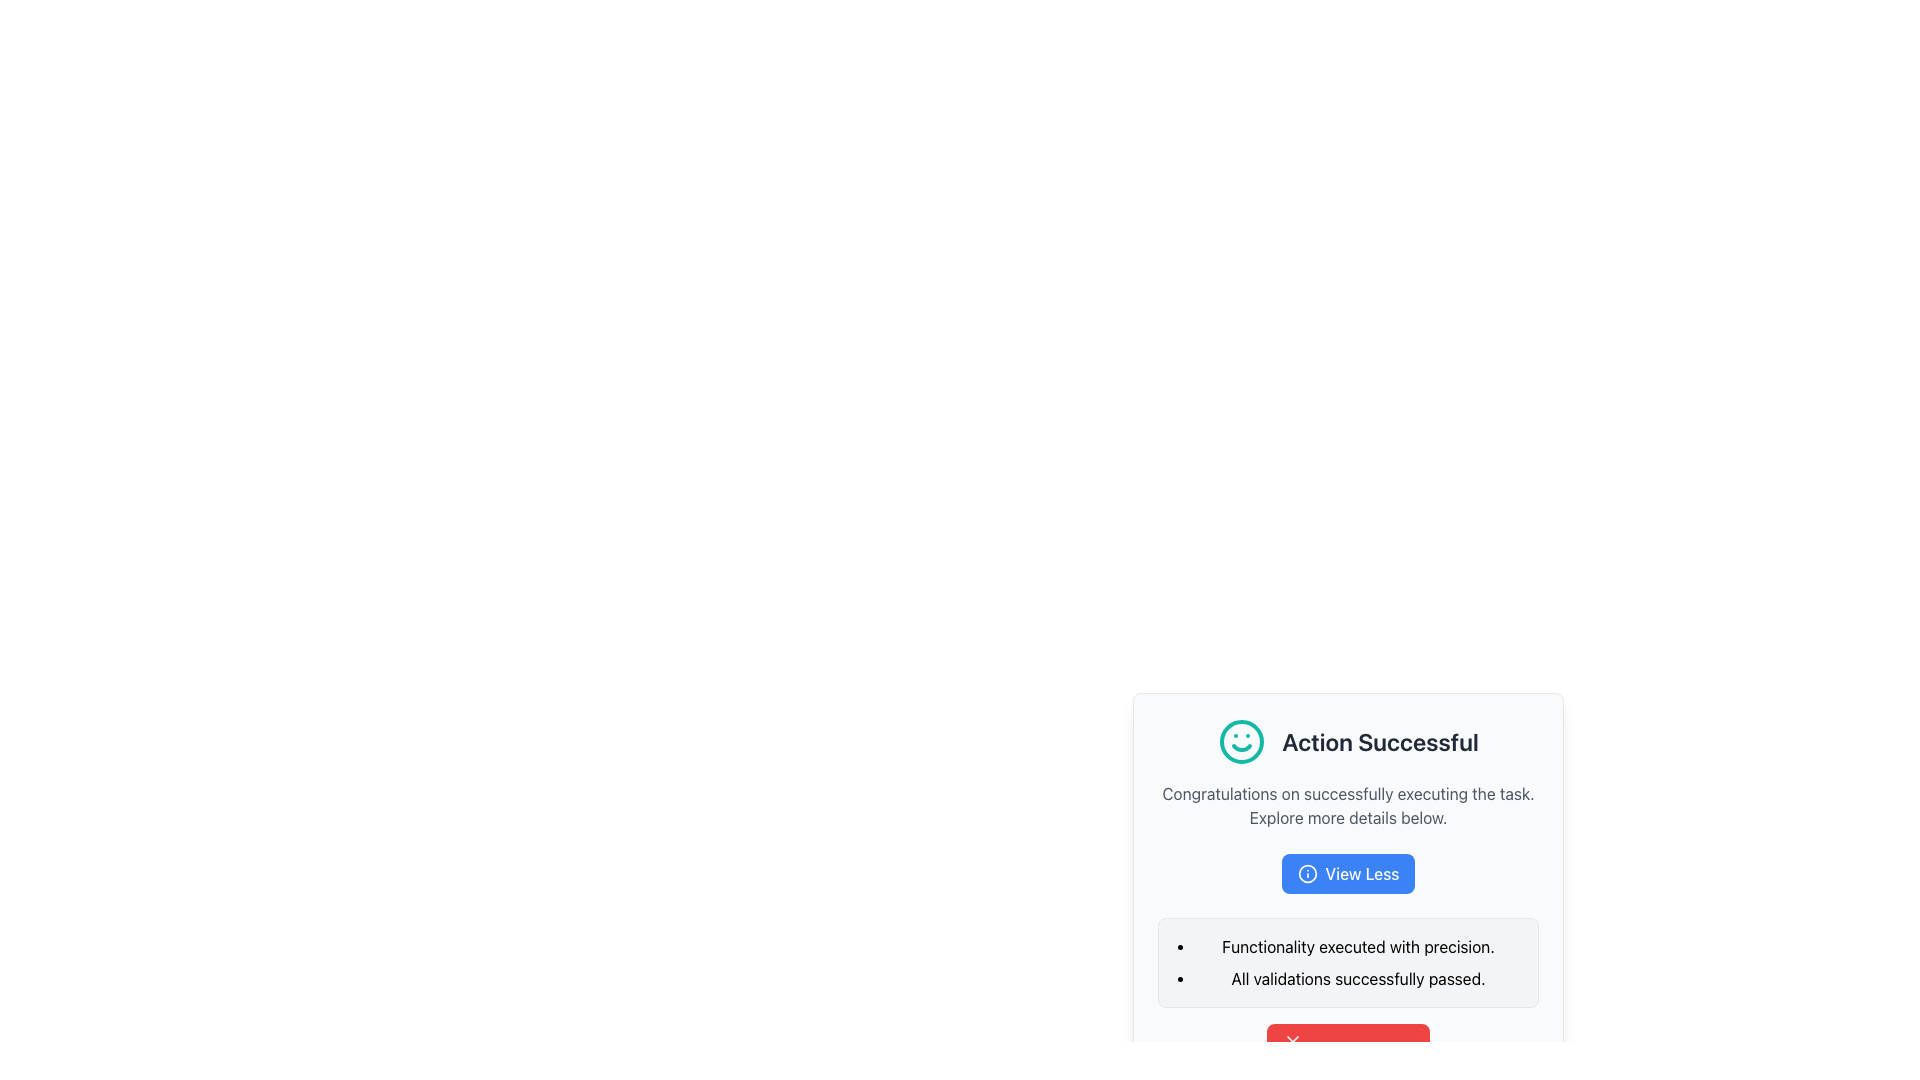 This screenshot has width=1920, height=1080. Describe the element at coordinates (1307, 873) in the screenshot. I see `the small circular icon with a blue background and white border positioned to the left of the 'View Less' text in the success message panel` at that location.